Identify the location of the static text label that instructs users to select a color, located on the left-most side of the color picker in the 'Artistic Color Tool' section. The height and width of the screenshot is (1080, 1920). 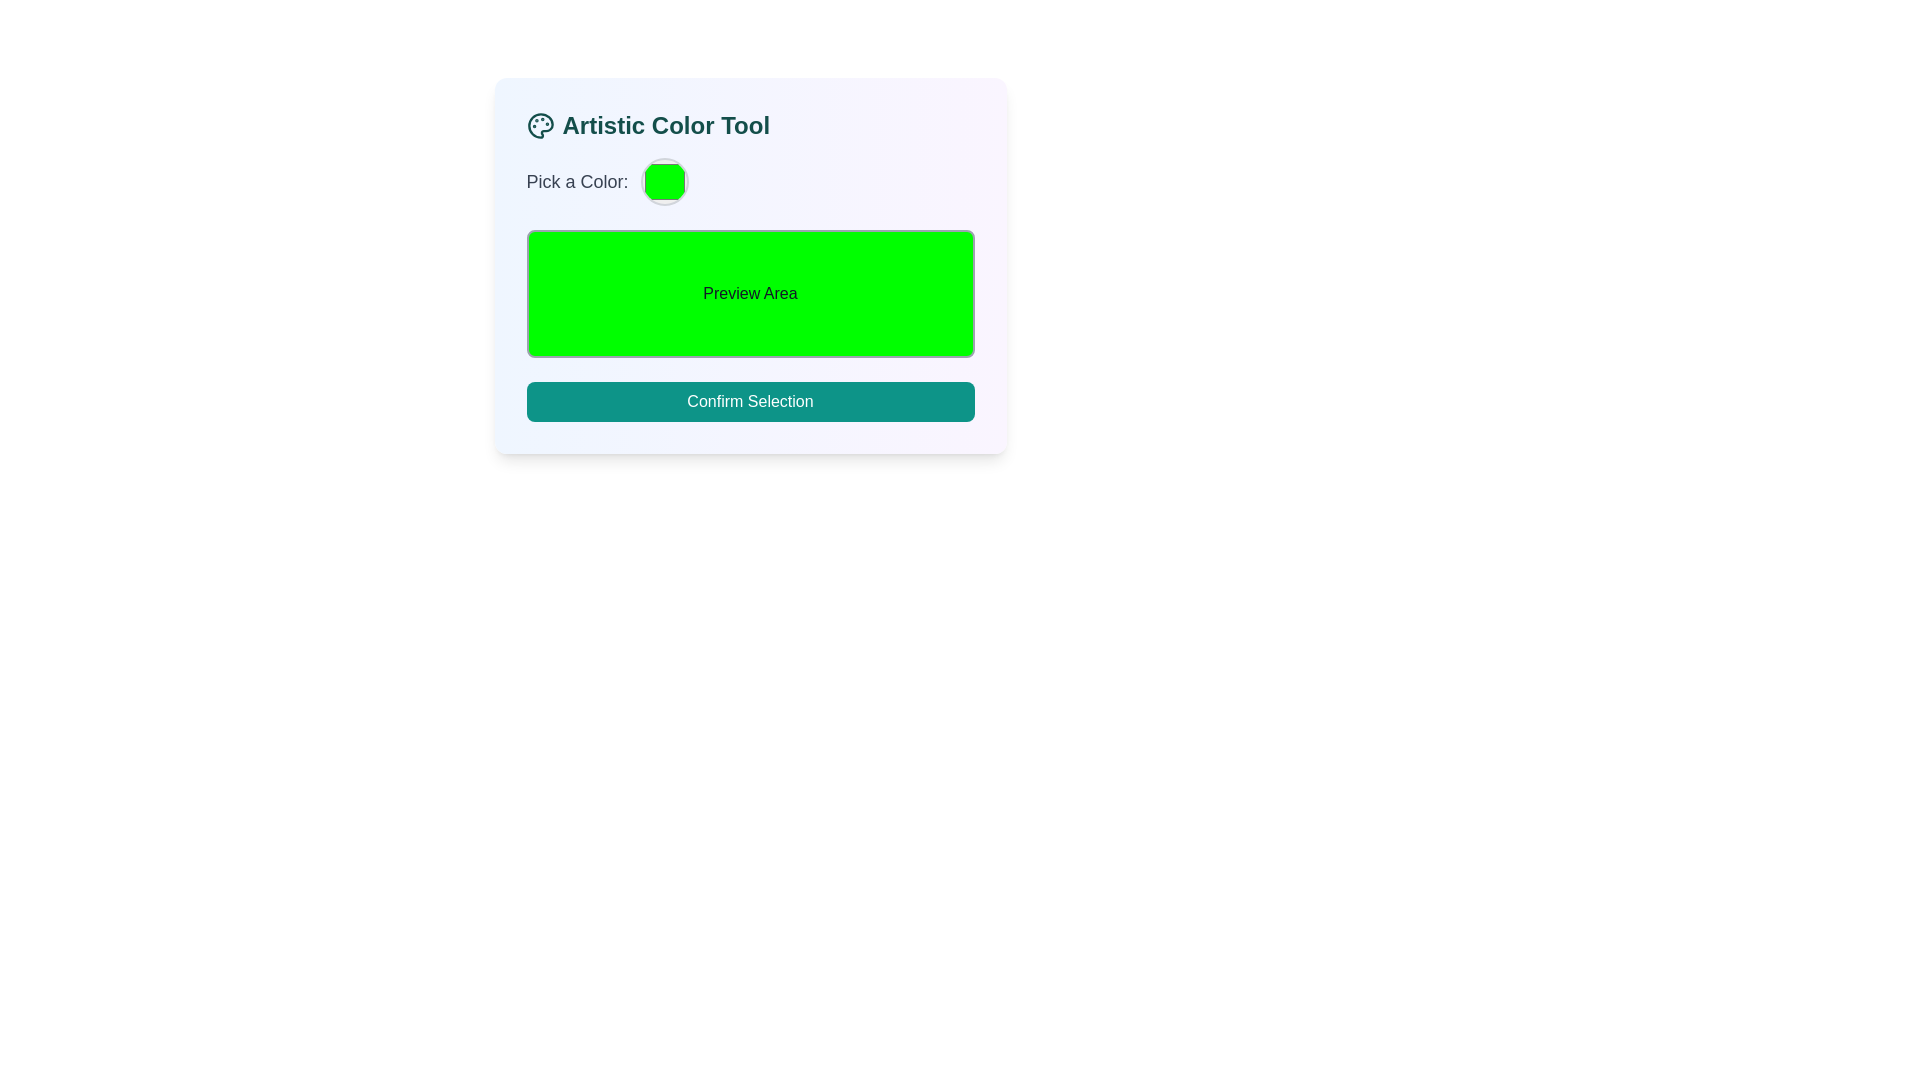
(576, 181).